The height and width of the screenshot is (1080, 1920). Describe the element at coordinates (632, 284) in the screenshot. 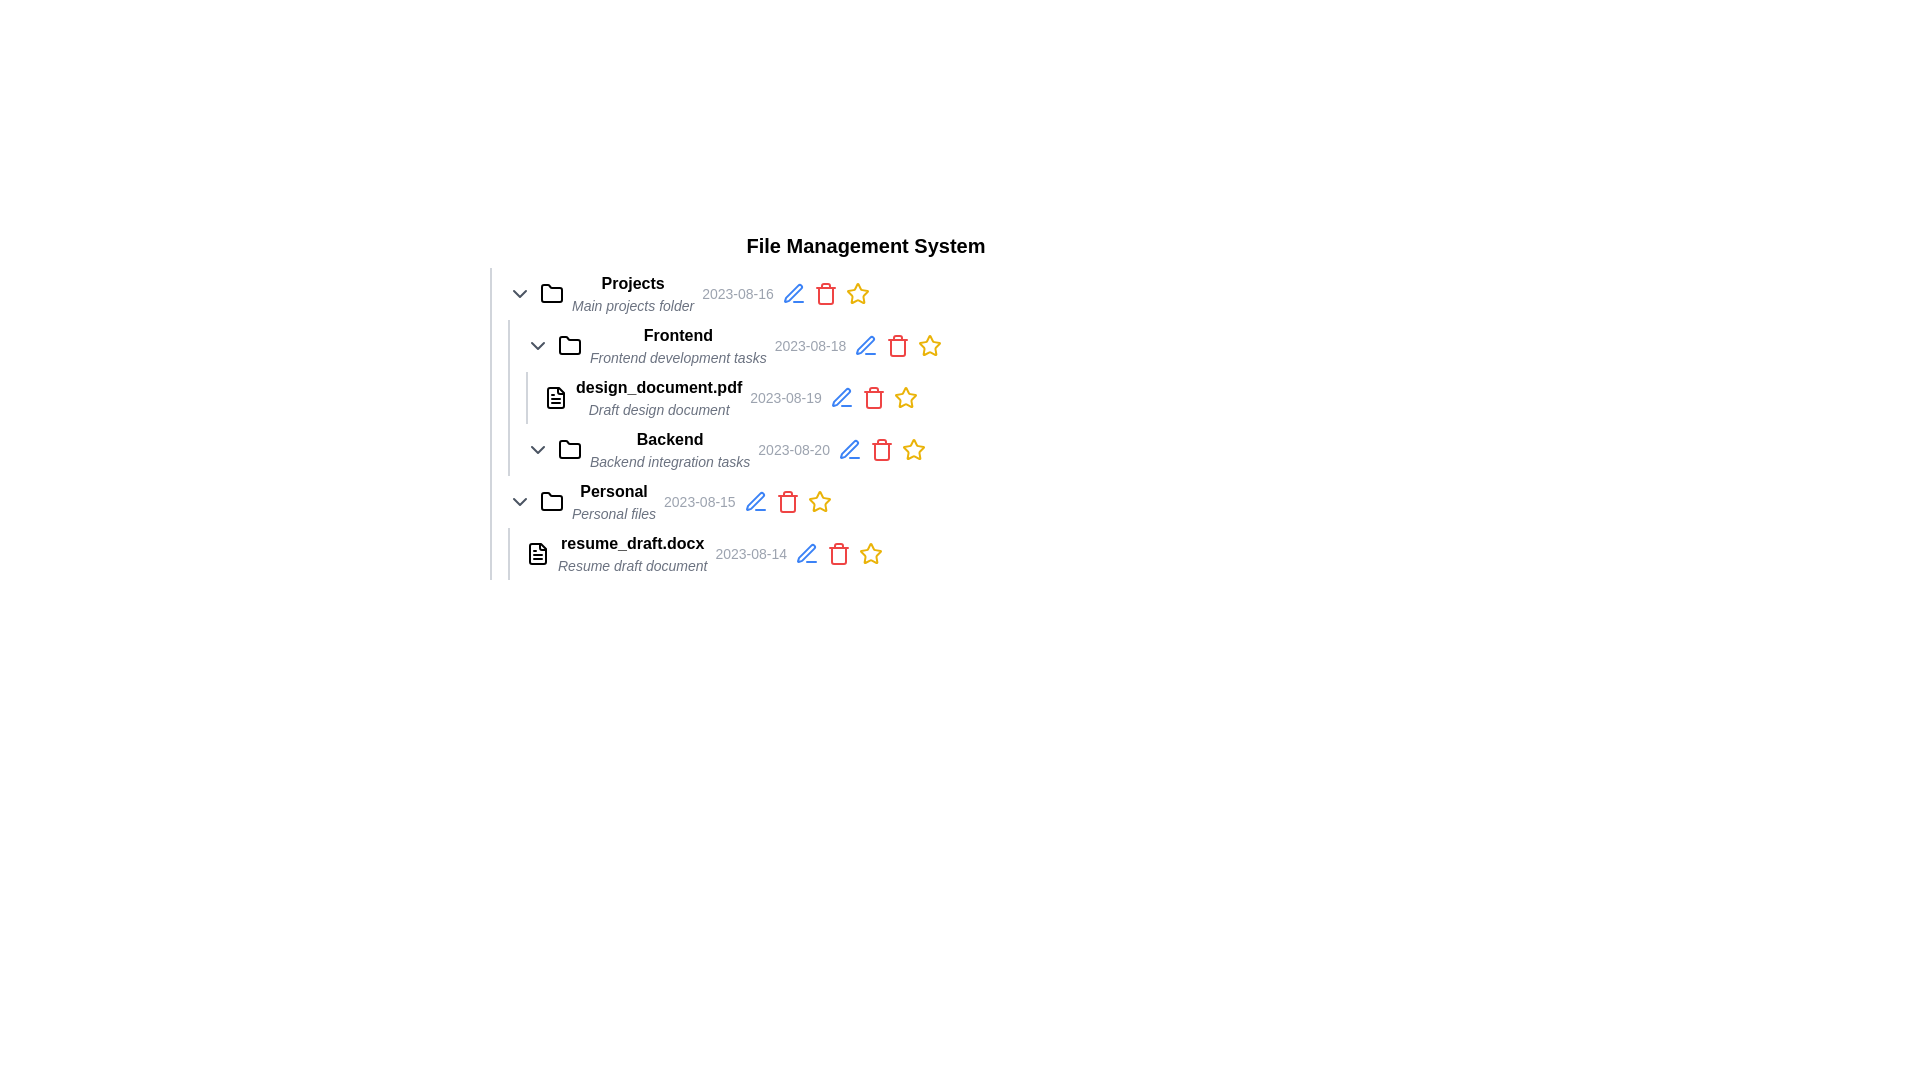

I see `the bolded text label that reads 'Projects', which is styled prominently at the top of the left panel in the file management interface` at that location.